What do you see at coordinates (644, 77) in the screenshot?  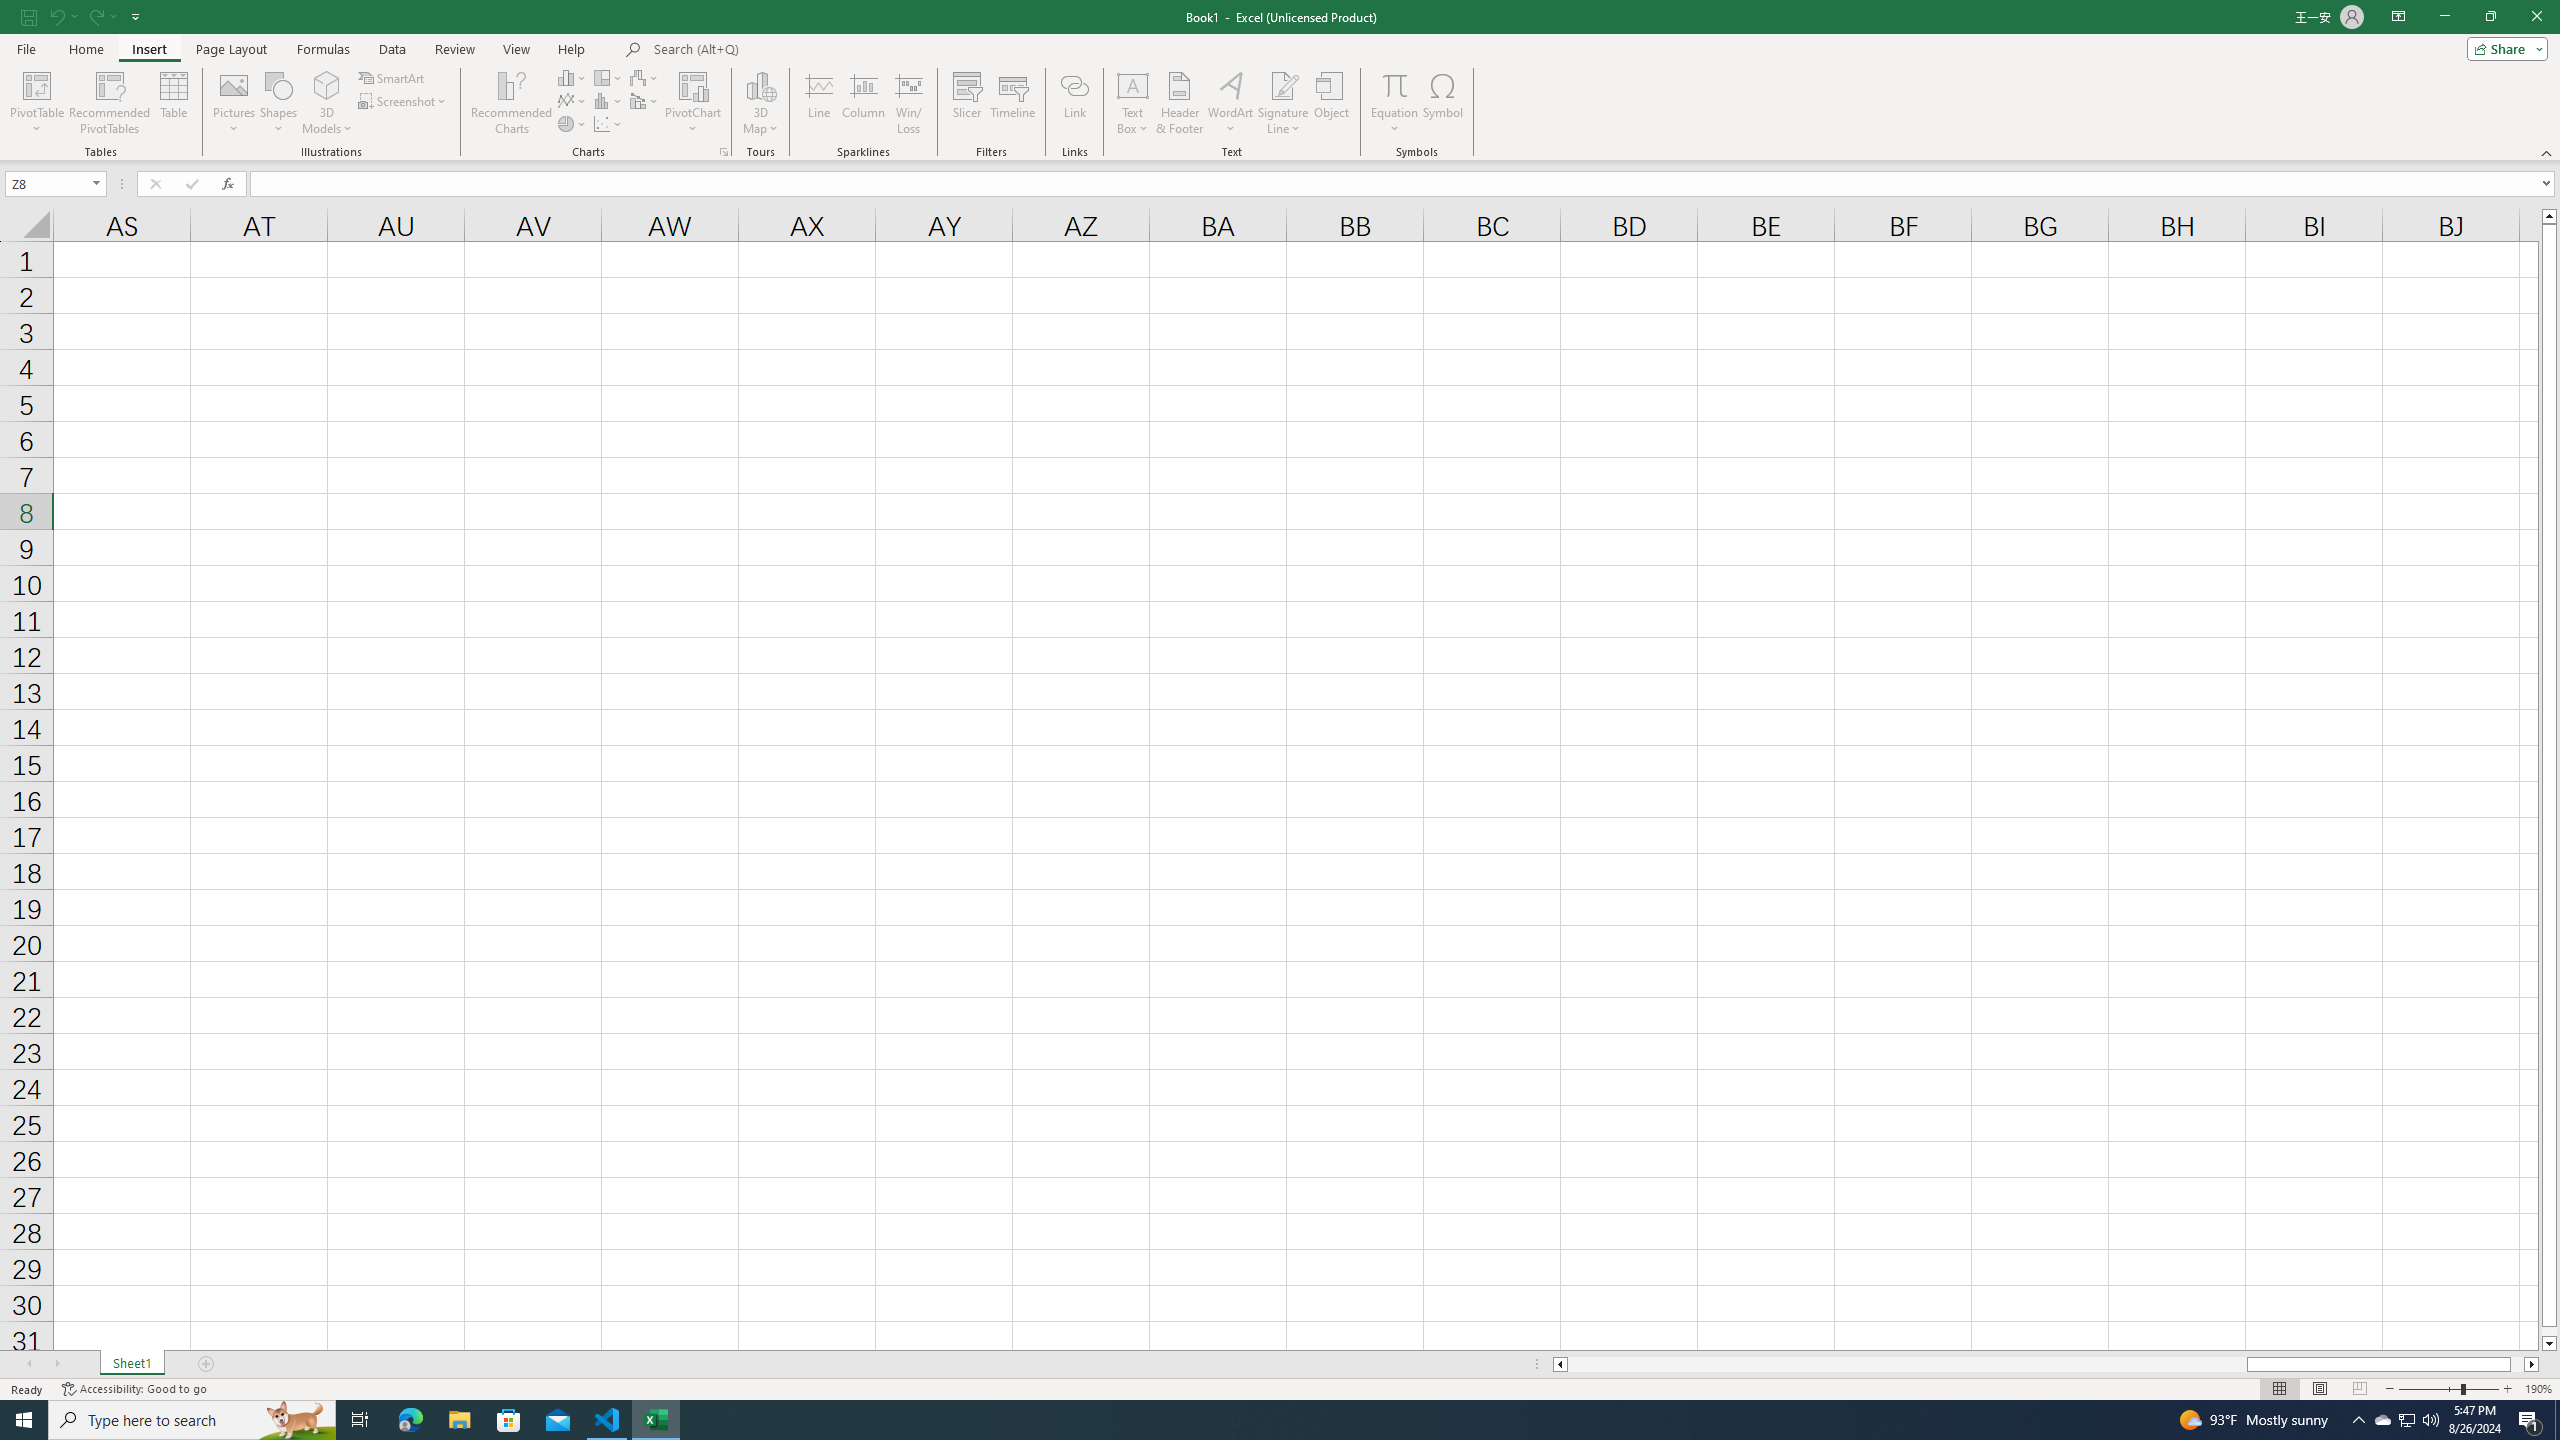 I see `'Insert Waterfall, Funnel, Stock, Surface, or Radar Chart'` at bounding box center [644, 77].